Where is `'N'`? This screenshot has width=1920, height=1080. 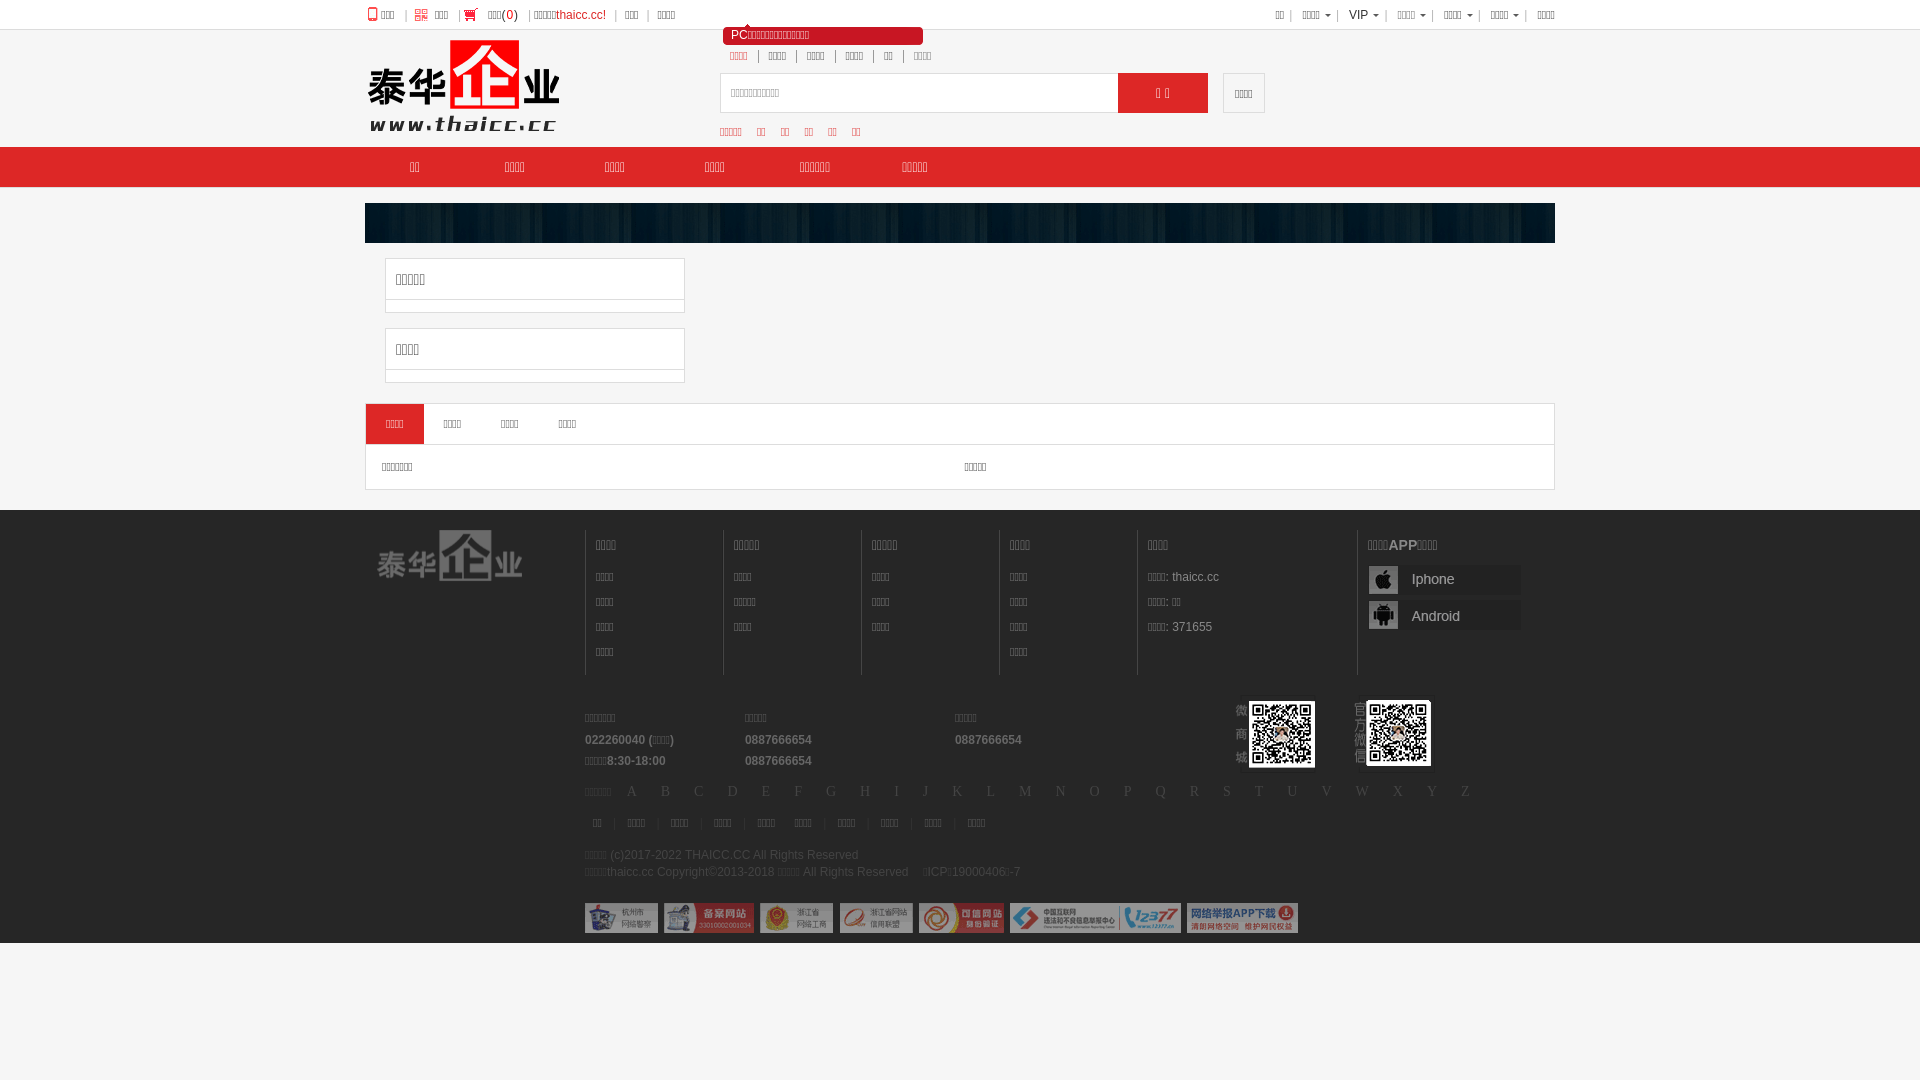 'N' is located at coordinates (1059, 790).